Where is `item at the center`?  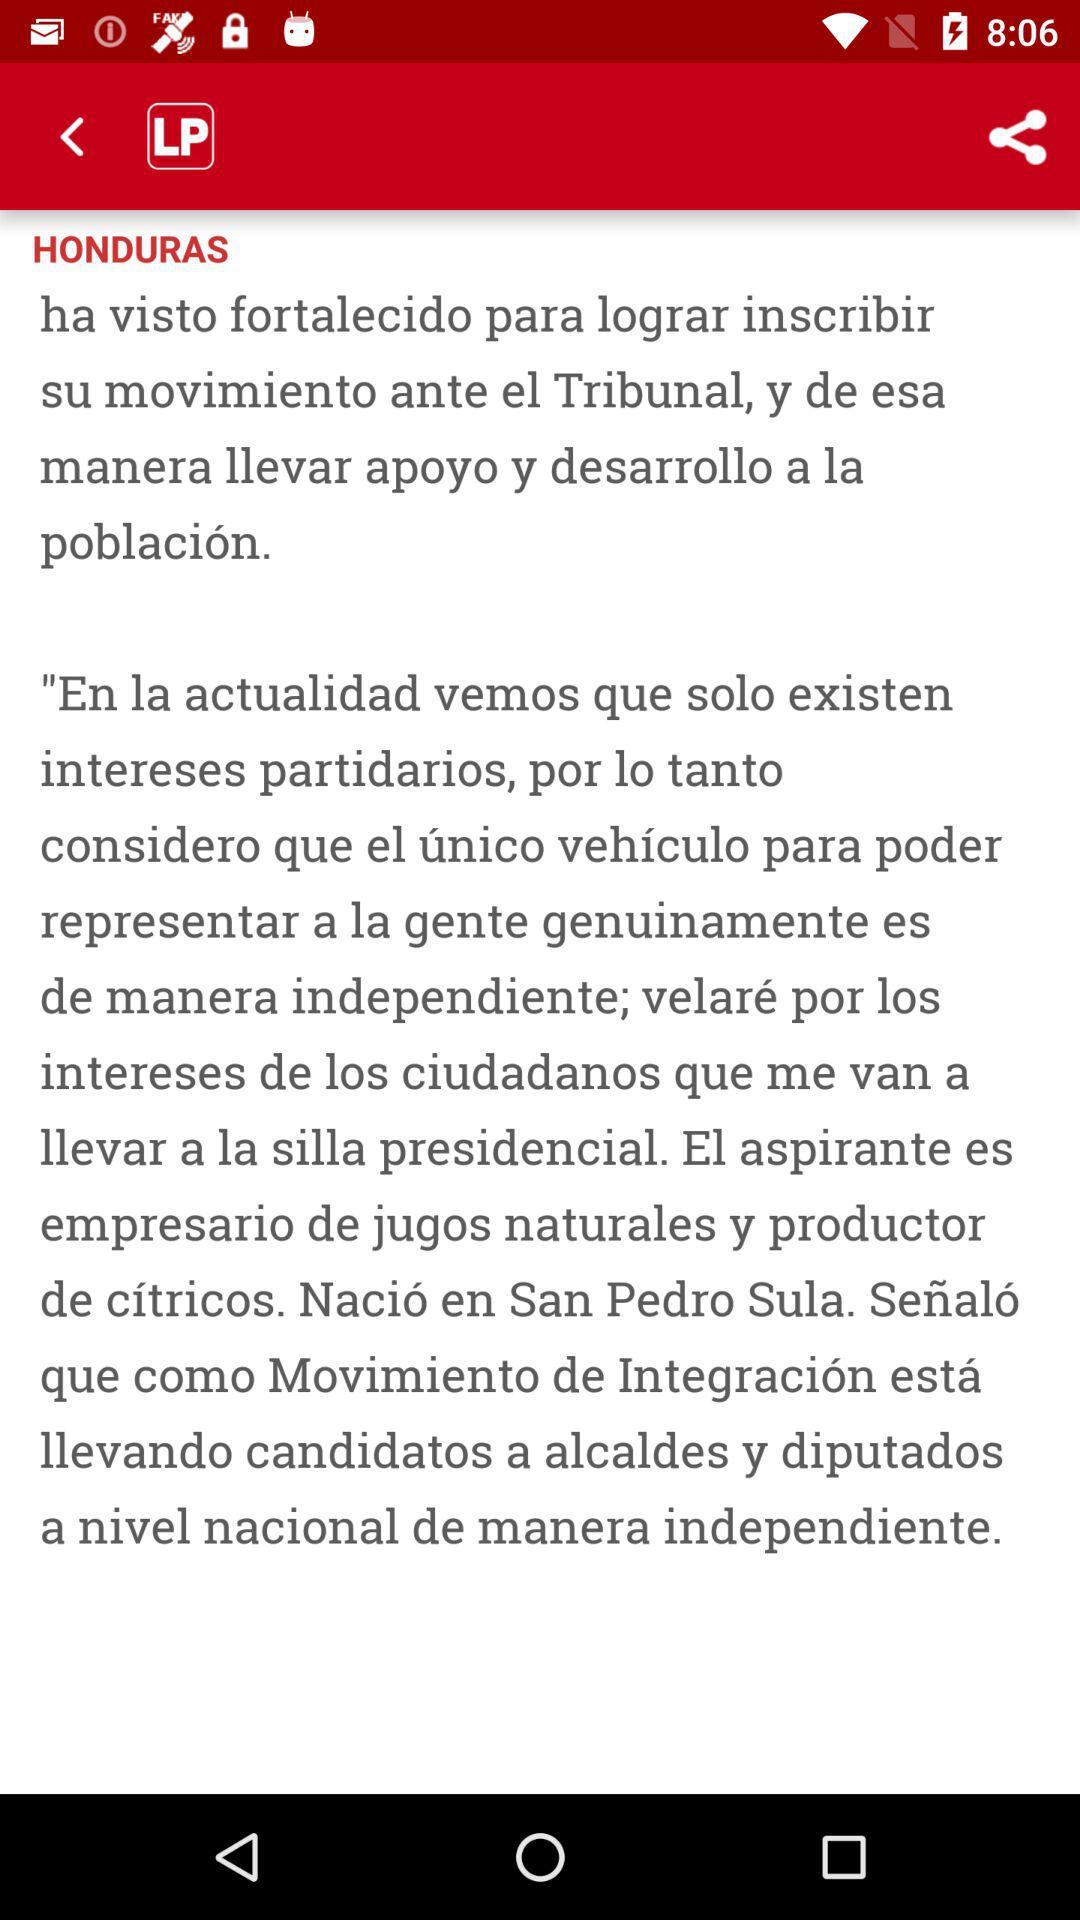
item at the center is located at coordinates (540, 1027).